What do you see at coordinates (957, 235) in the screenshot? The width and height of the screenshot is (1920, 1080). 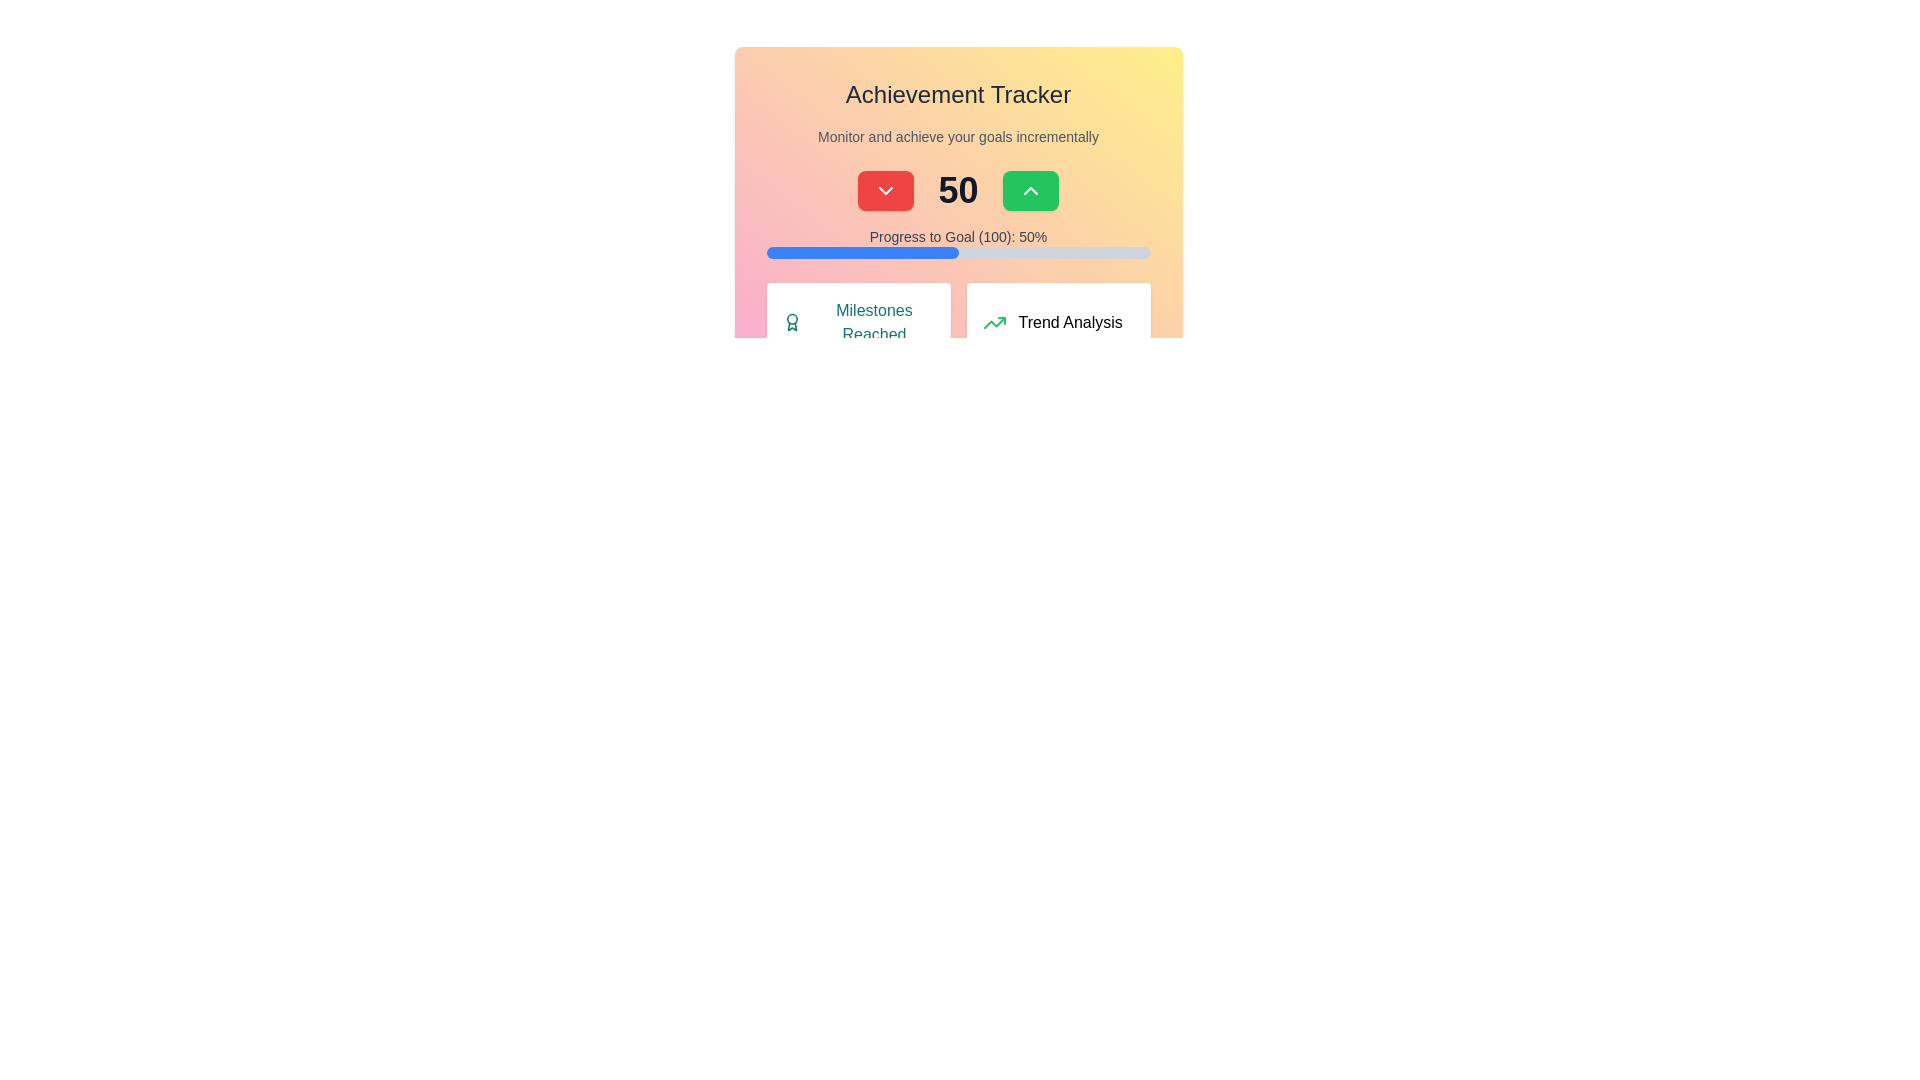 I see `the Text Label displaying the user's current progress towards a predefined goal, located just beneath the large numeric display and positioned above the progress bar` at bounding box center [957, 235].